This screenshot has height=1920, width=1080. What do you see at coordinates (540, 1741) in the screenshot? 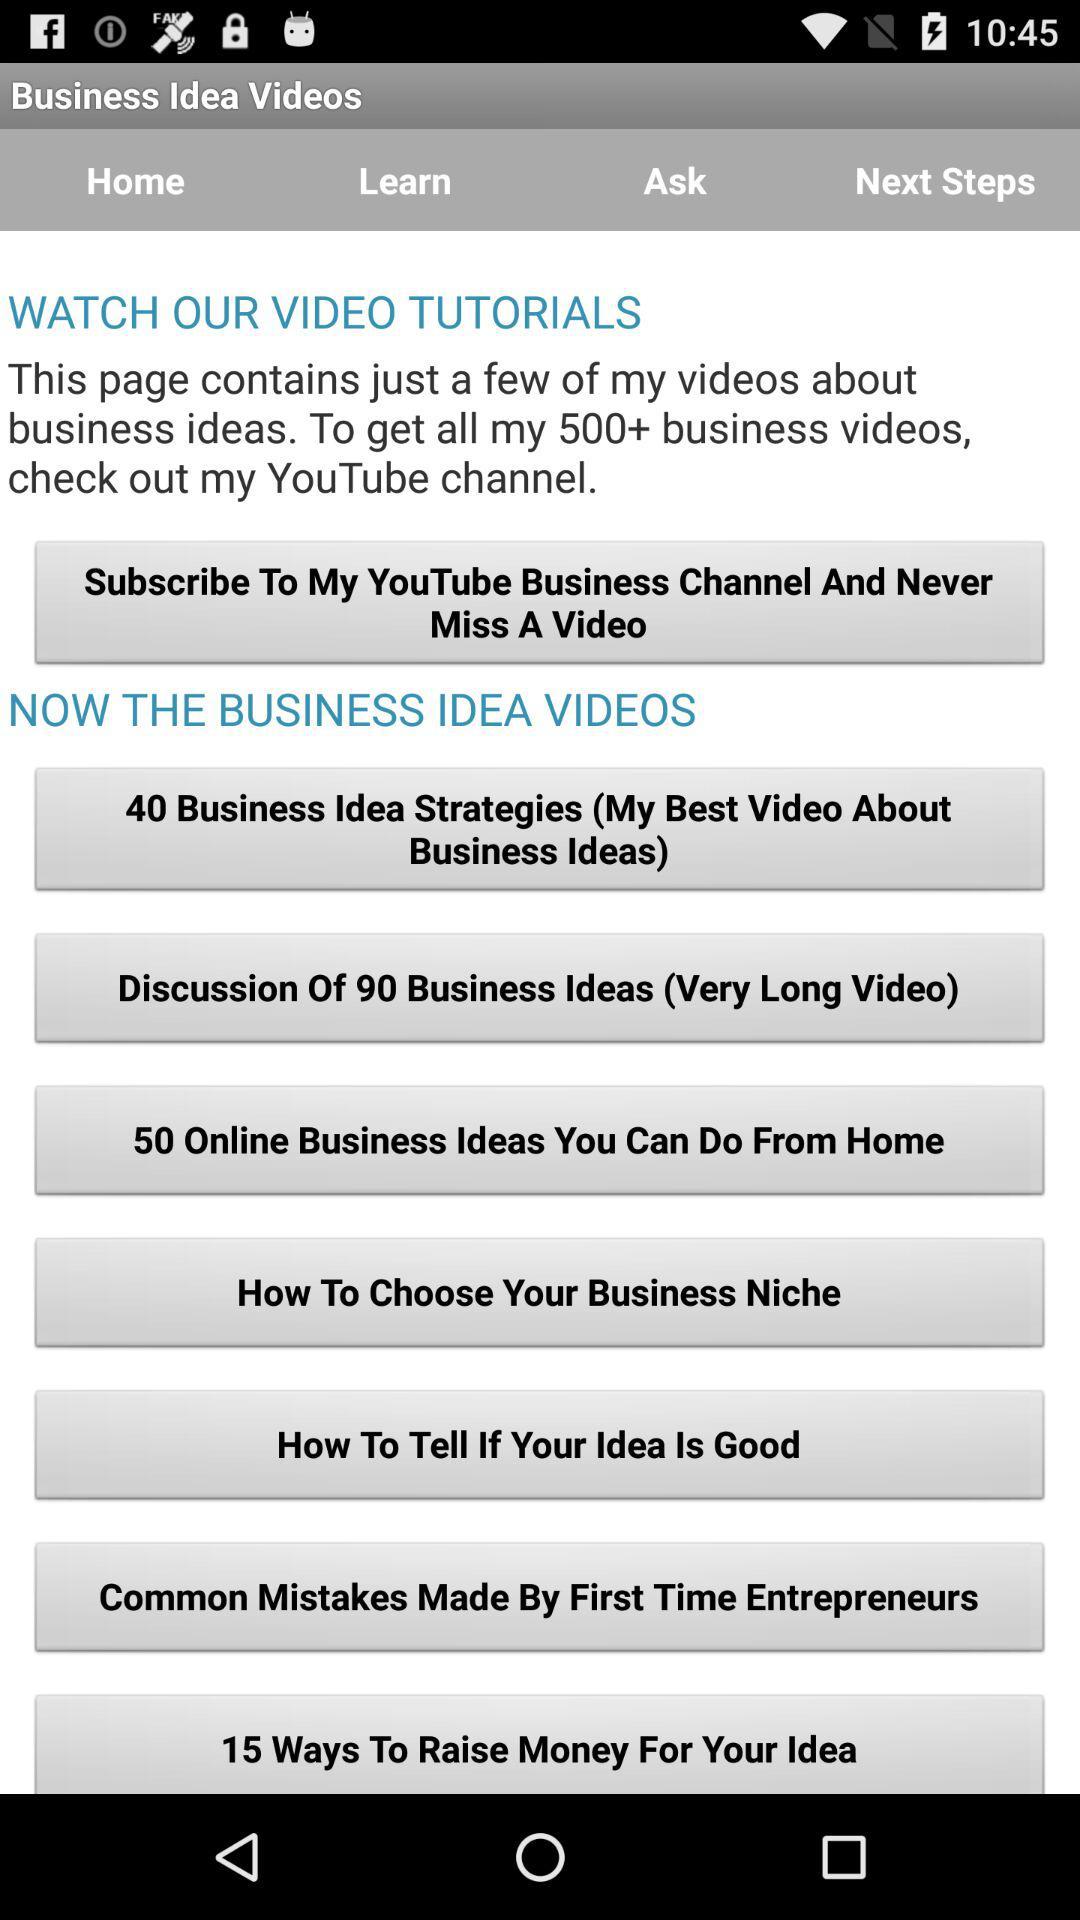
I see `item below the common mistakes made button` at bounding box center [540, 1741].